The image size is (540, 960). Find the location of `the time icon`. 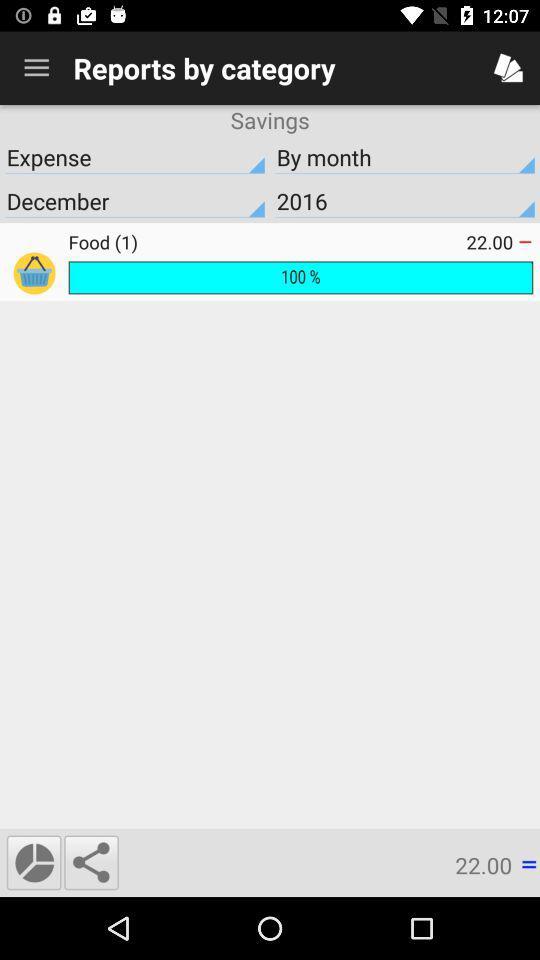

the time icon is located at coordinates (33, 861).